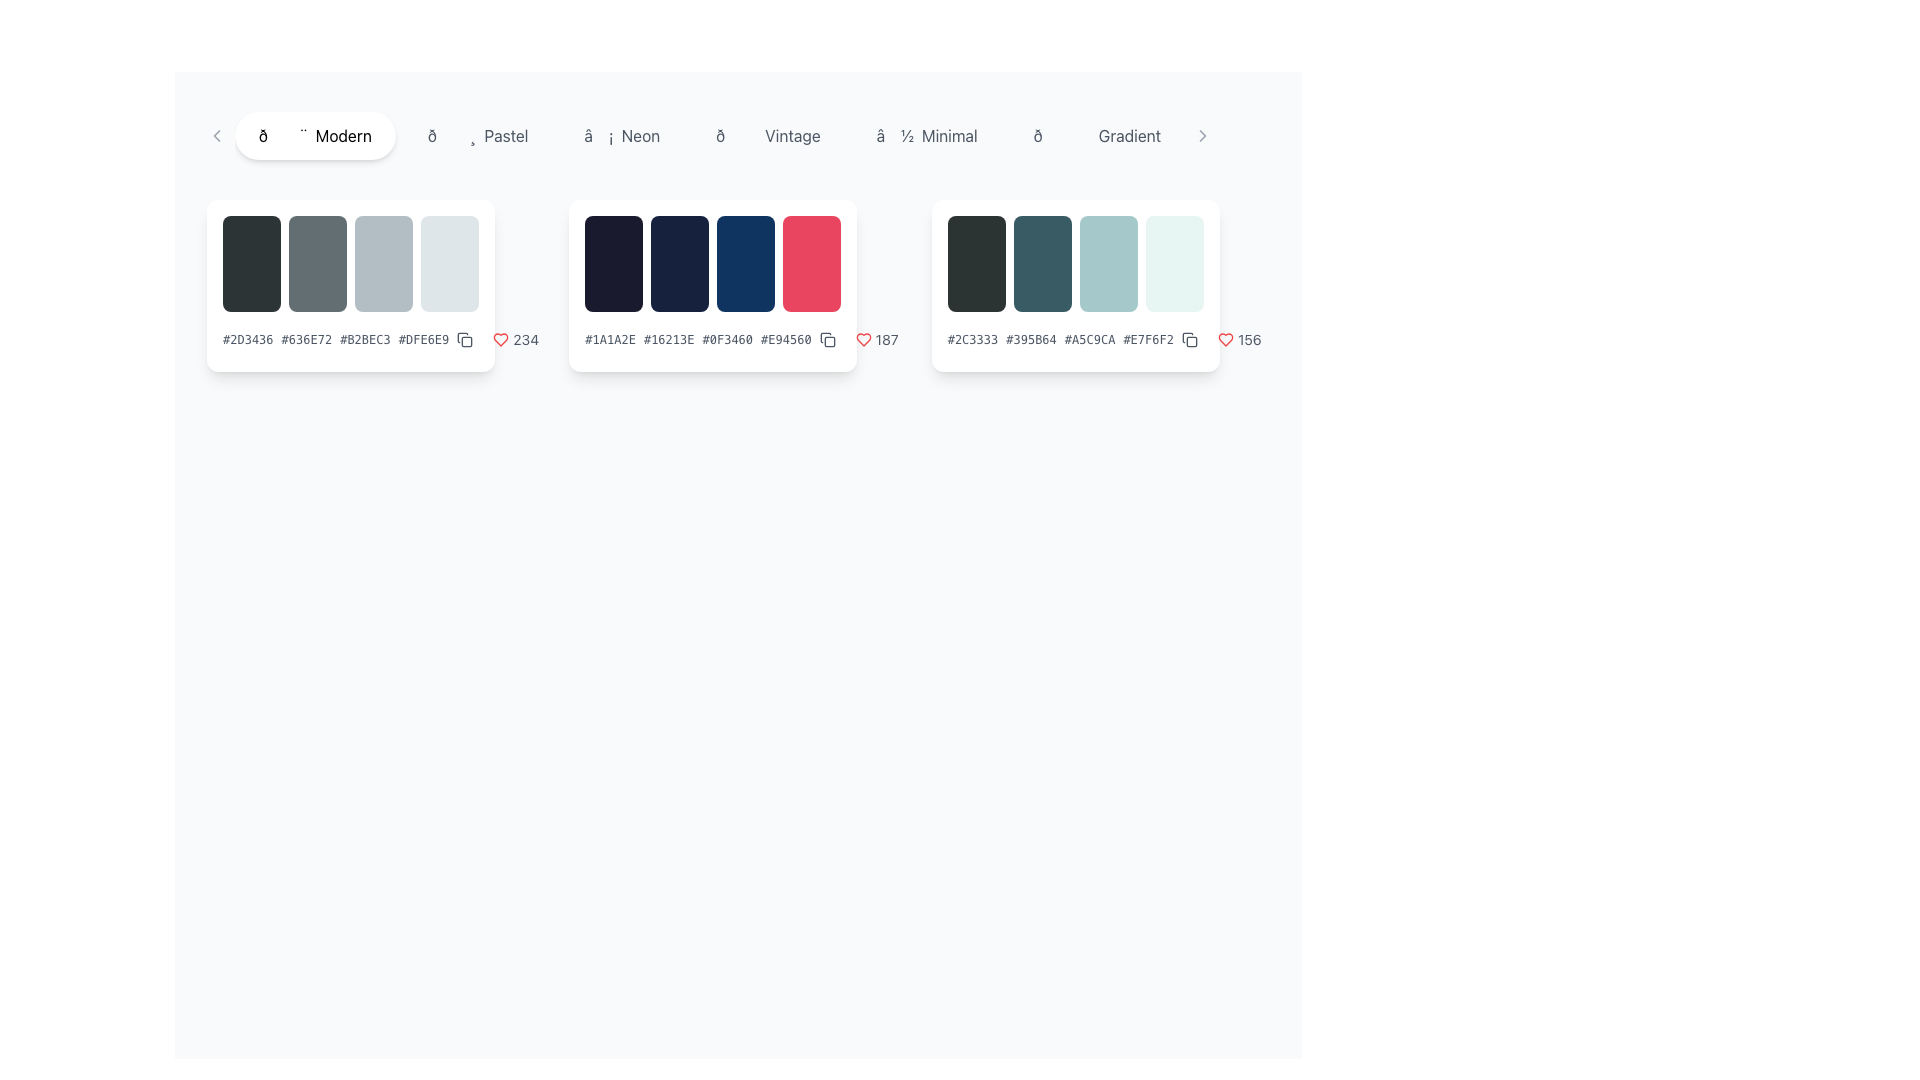 The image size is (1920, 1080). I want to click on the heart-shaped 'like' icon filled with red color located next to the text '156', so click(1224, 338).